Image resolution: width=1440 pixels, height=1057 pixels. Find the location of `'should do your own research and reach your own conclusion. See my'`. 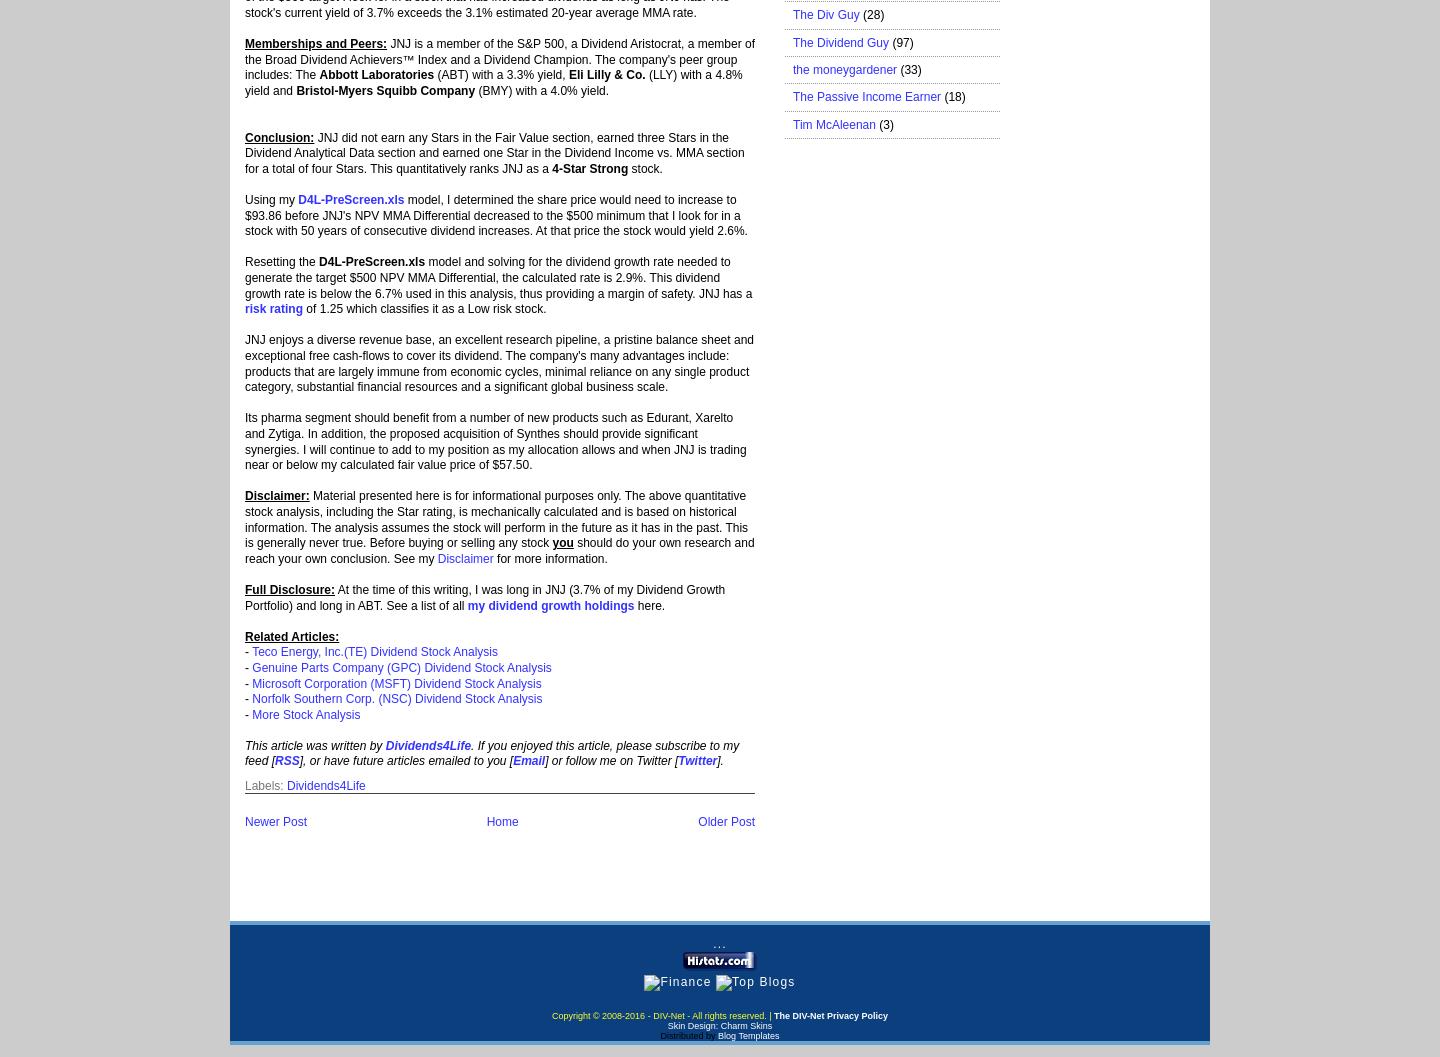

'should do your own research and reach your own conclusion. See my' is located at coordinates (498, 549).